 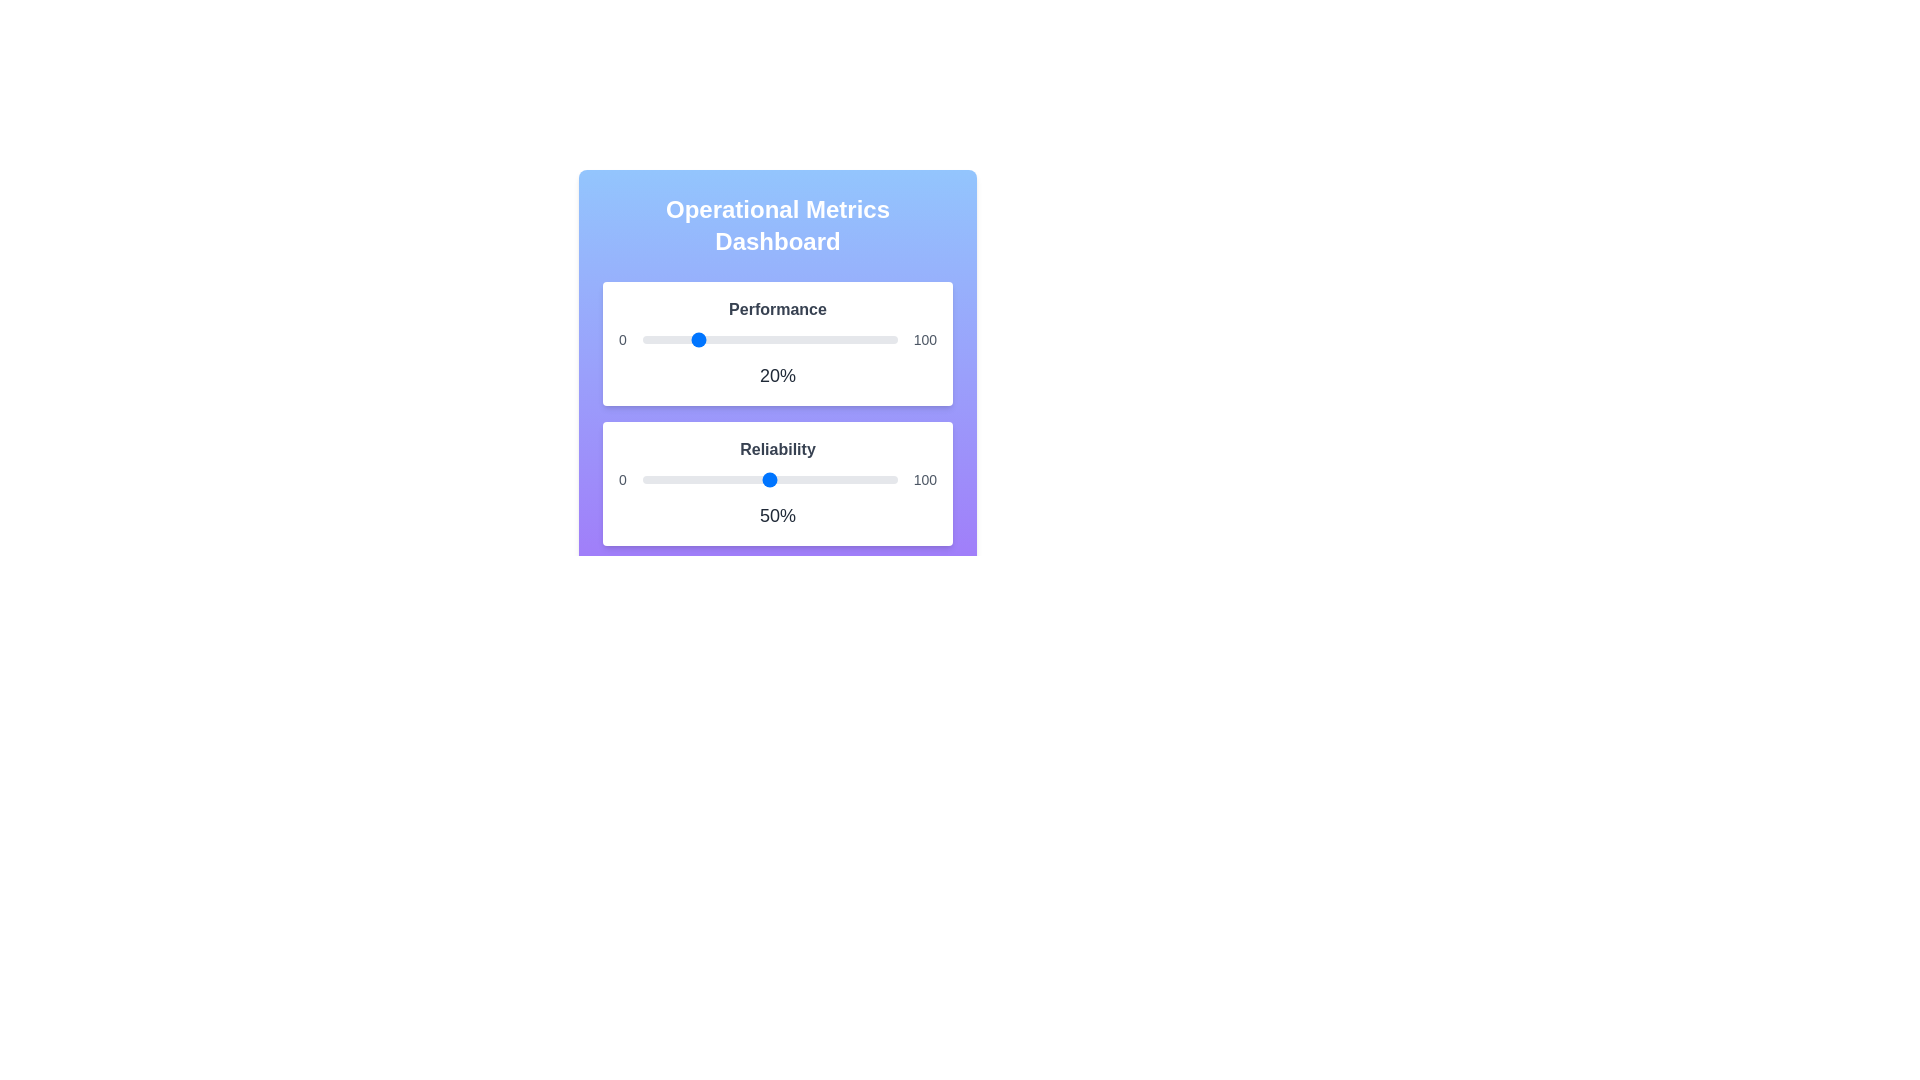 I want to click on the gray static text label displaying the number '100' located to the far right of the reliability slider track in the dashboard card, so click(x=924, y=479).